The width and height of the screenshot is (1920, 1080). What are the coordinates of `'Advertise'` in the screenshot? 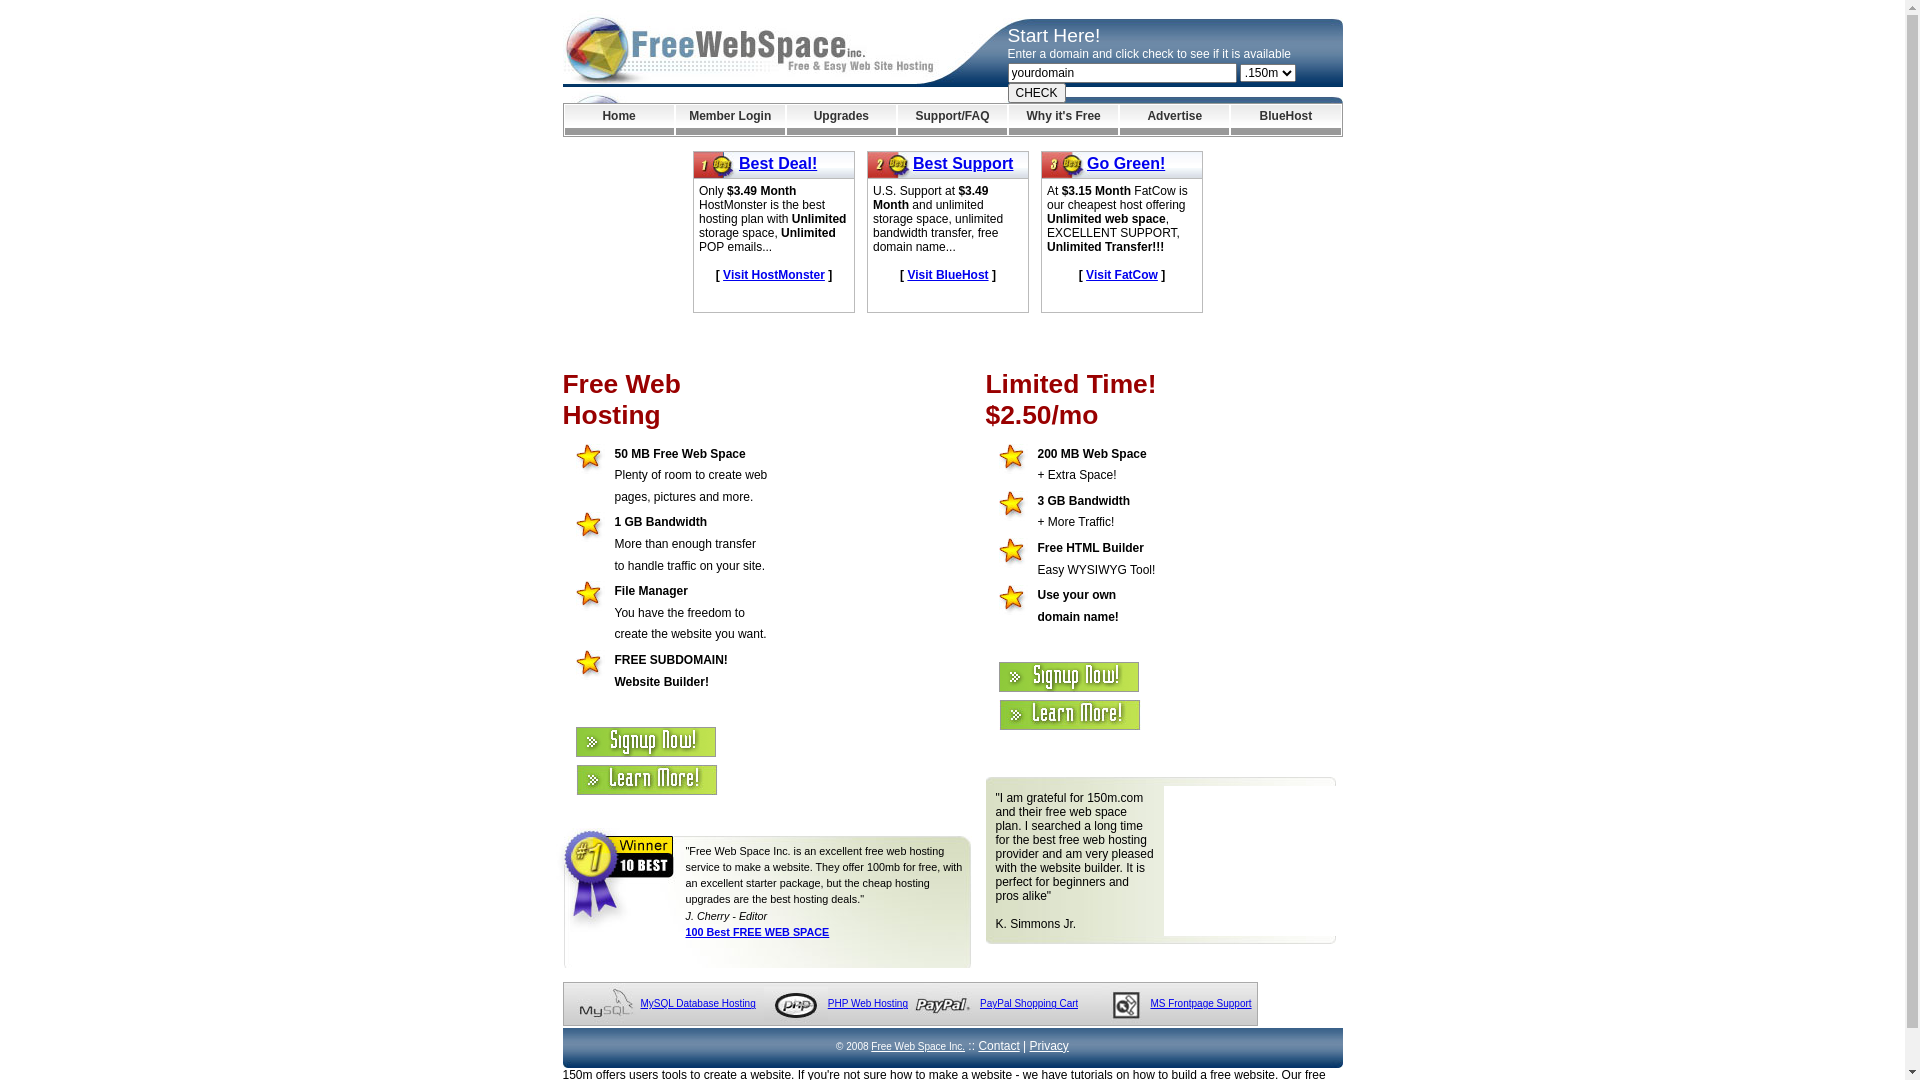 It's located at (1174, 119).